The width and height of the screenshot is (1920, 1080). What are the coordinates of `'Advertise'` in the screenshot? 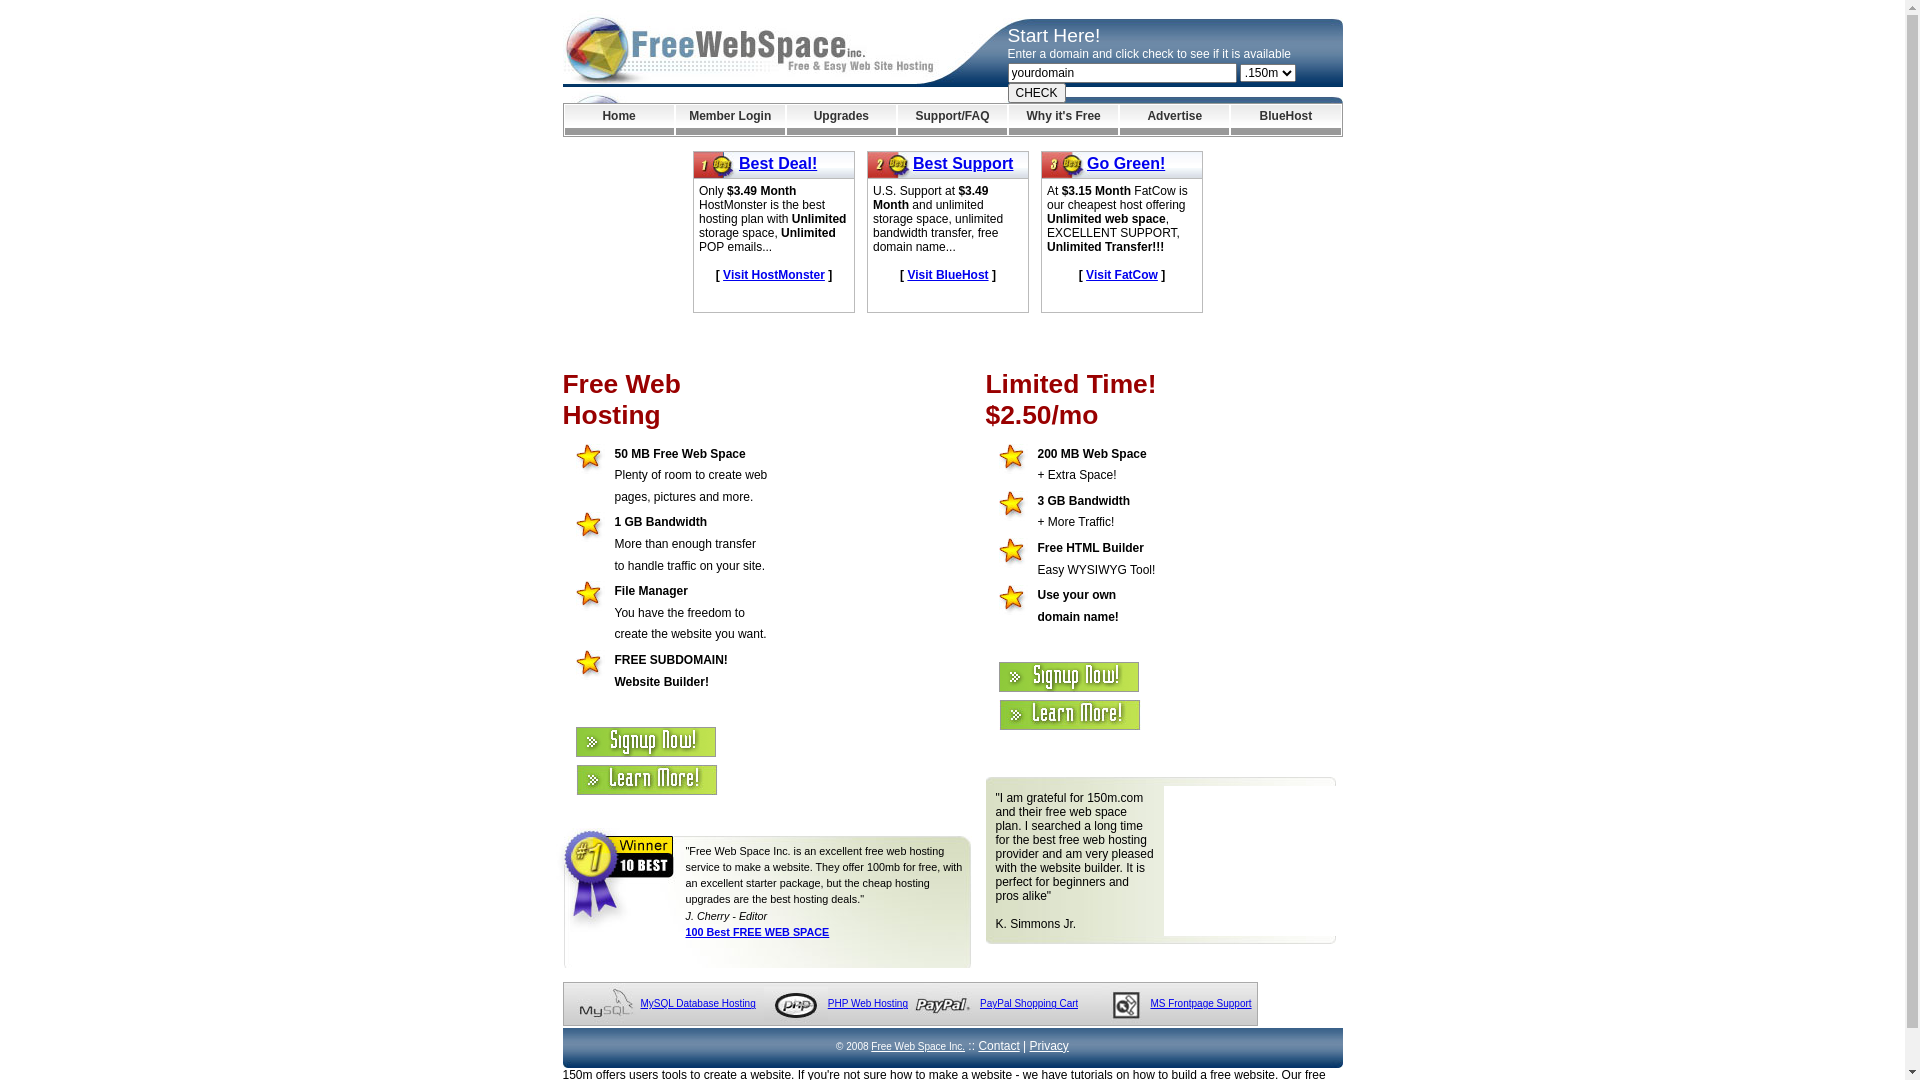 It's located at (1174, 119).